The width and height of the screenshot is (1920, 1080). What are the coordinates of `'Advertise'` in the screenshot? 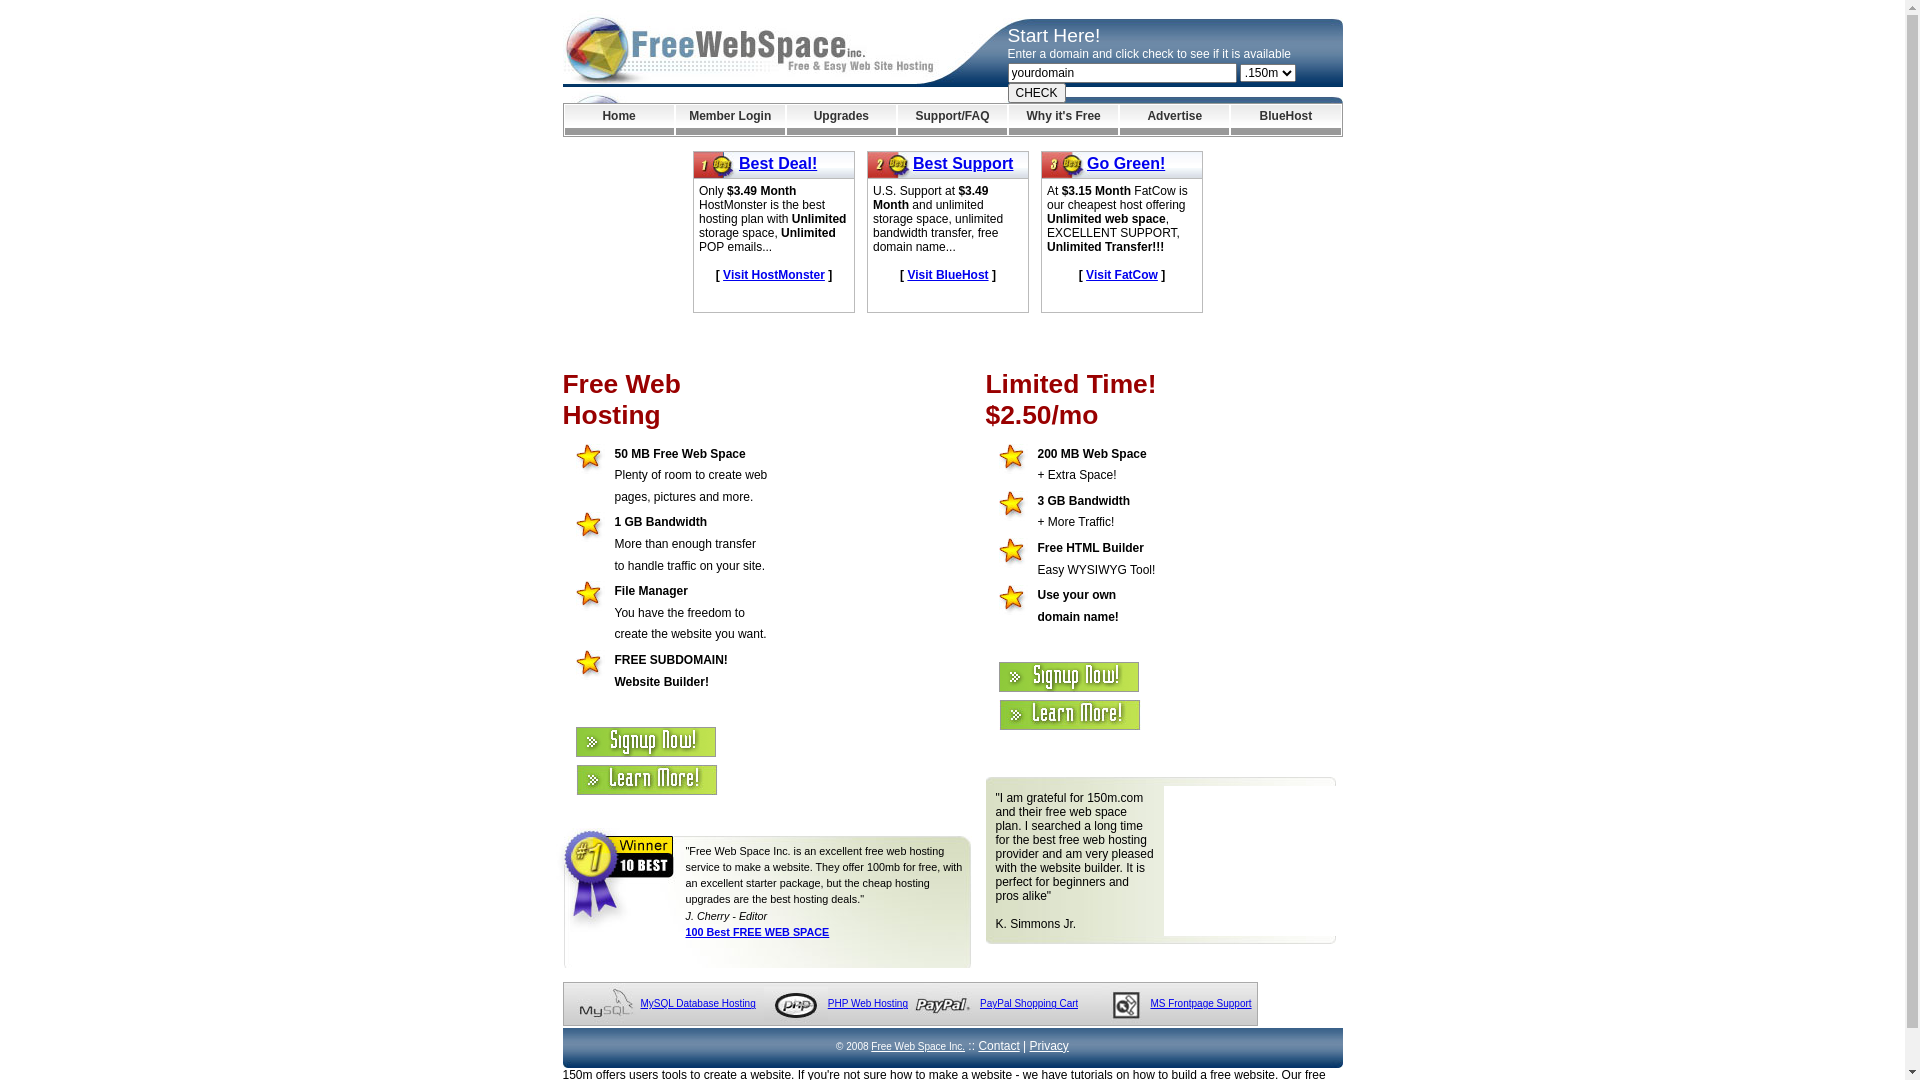 It's located at (1174, 119).